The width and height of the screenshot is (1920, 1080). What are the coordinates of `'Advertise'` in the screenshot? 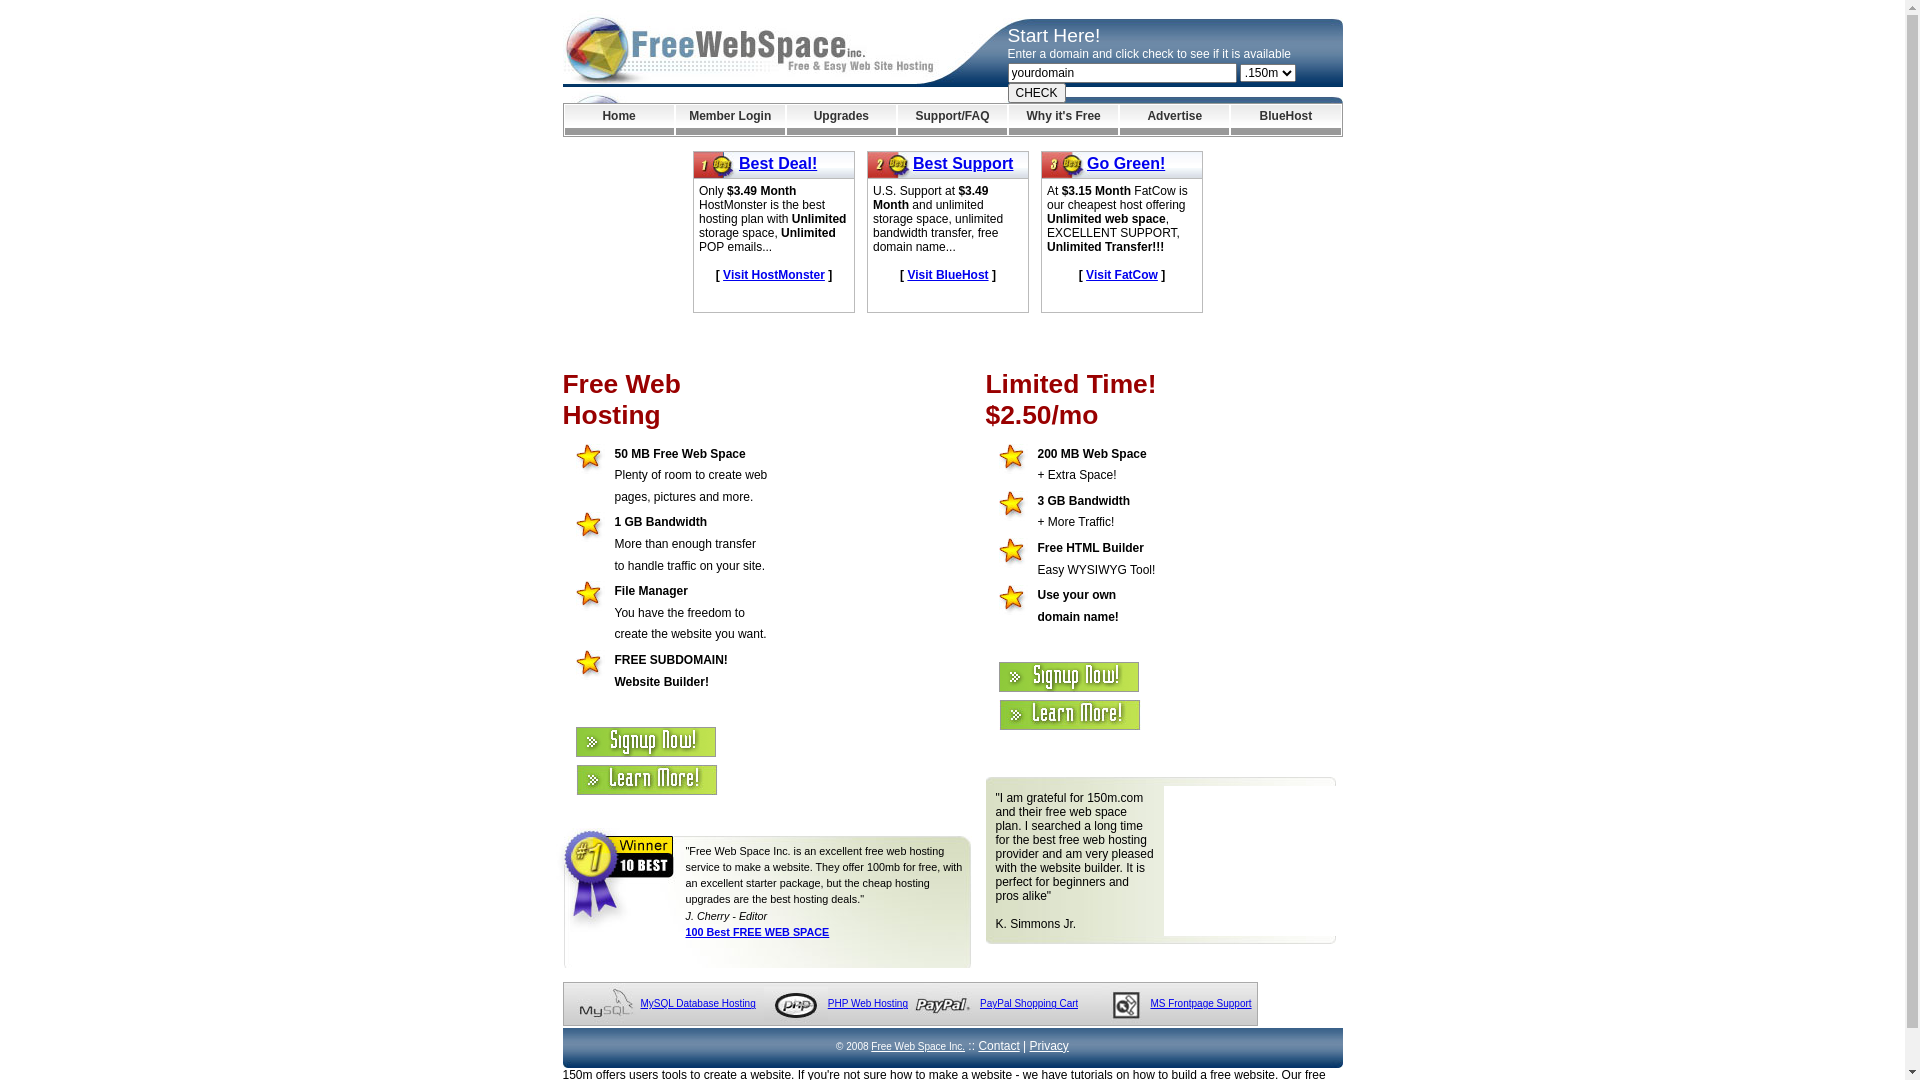 It's located at (1174, 119).